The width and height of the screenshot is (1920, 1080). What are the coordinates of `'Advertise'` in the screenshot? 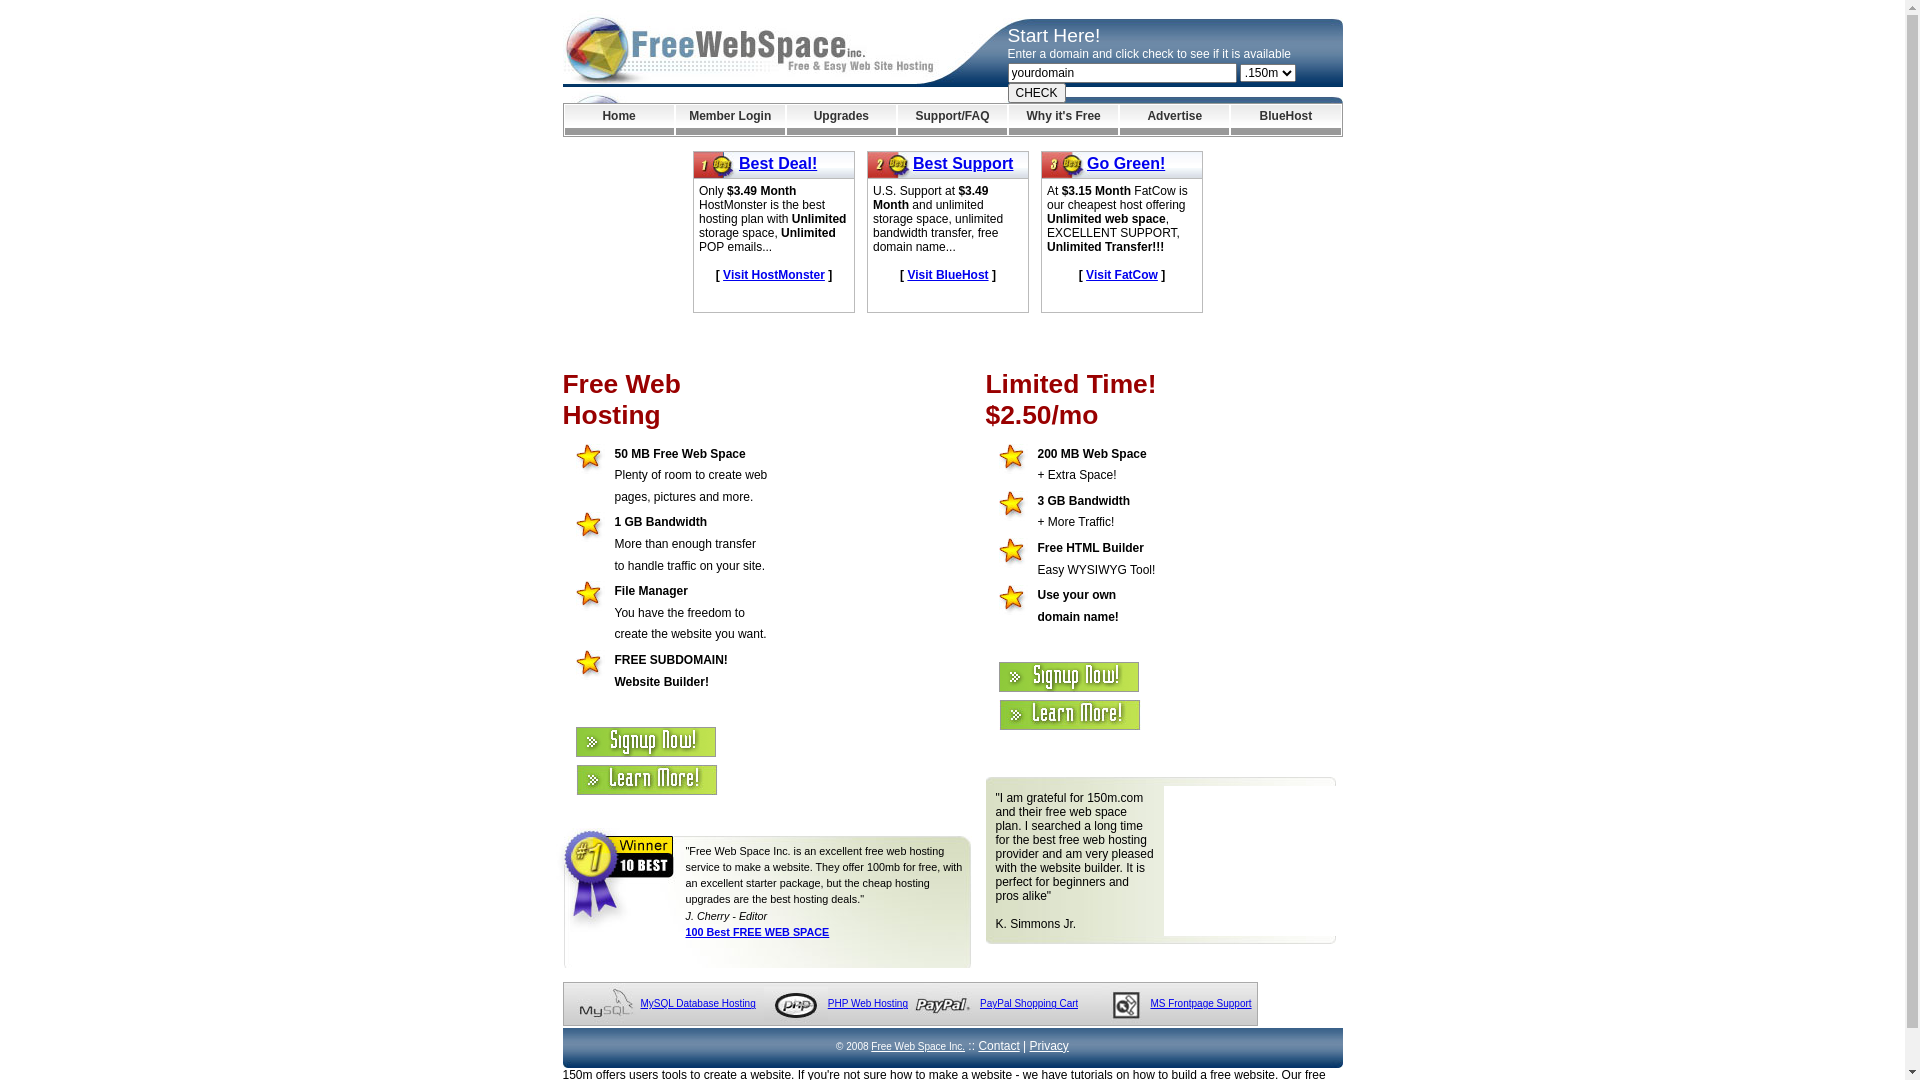 It's located at (1174, 119).